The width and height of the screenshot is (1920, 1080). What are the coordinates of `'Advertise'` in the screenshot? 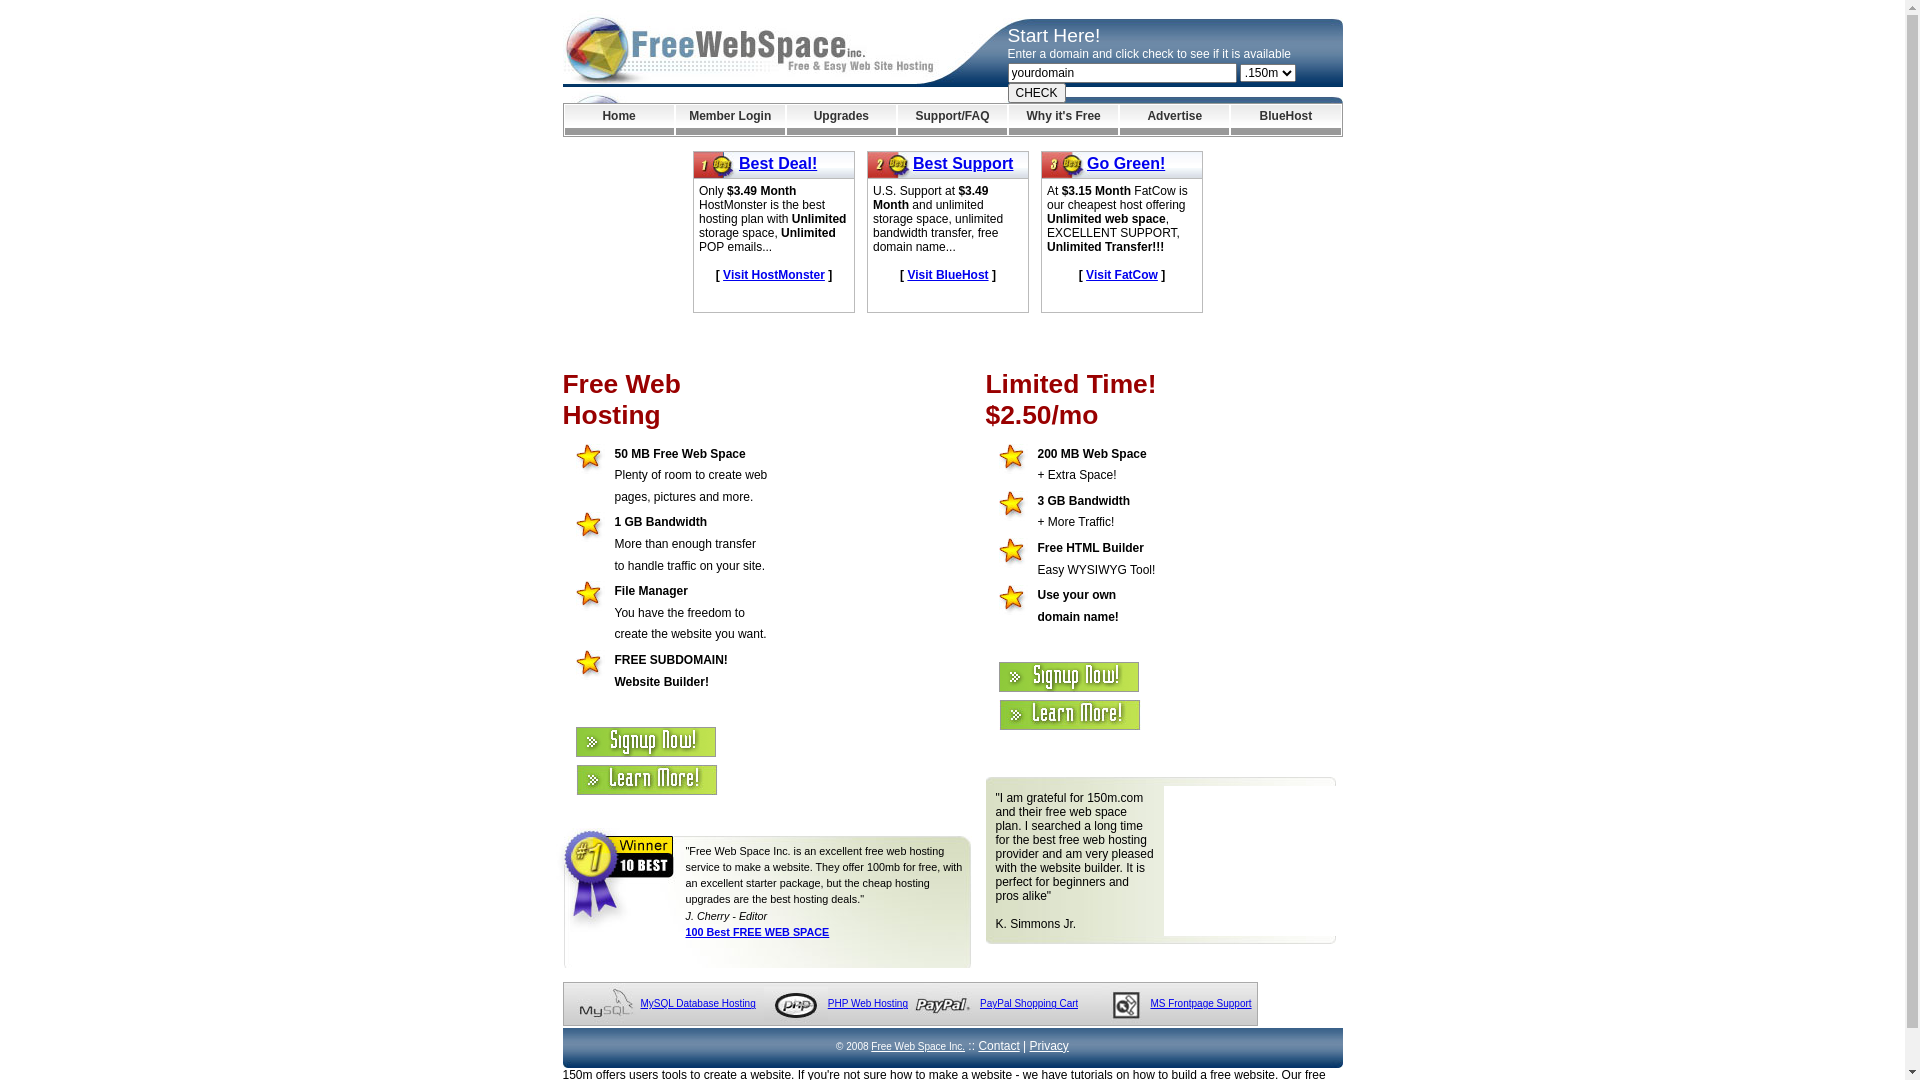 It's located at (1174, 119).